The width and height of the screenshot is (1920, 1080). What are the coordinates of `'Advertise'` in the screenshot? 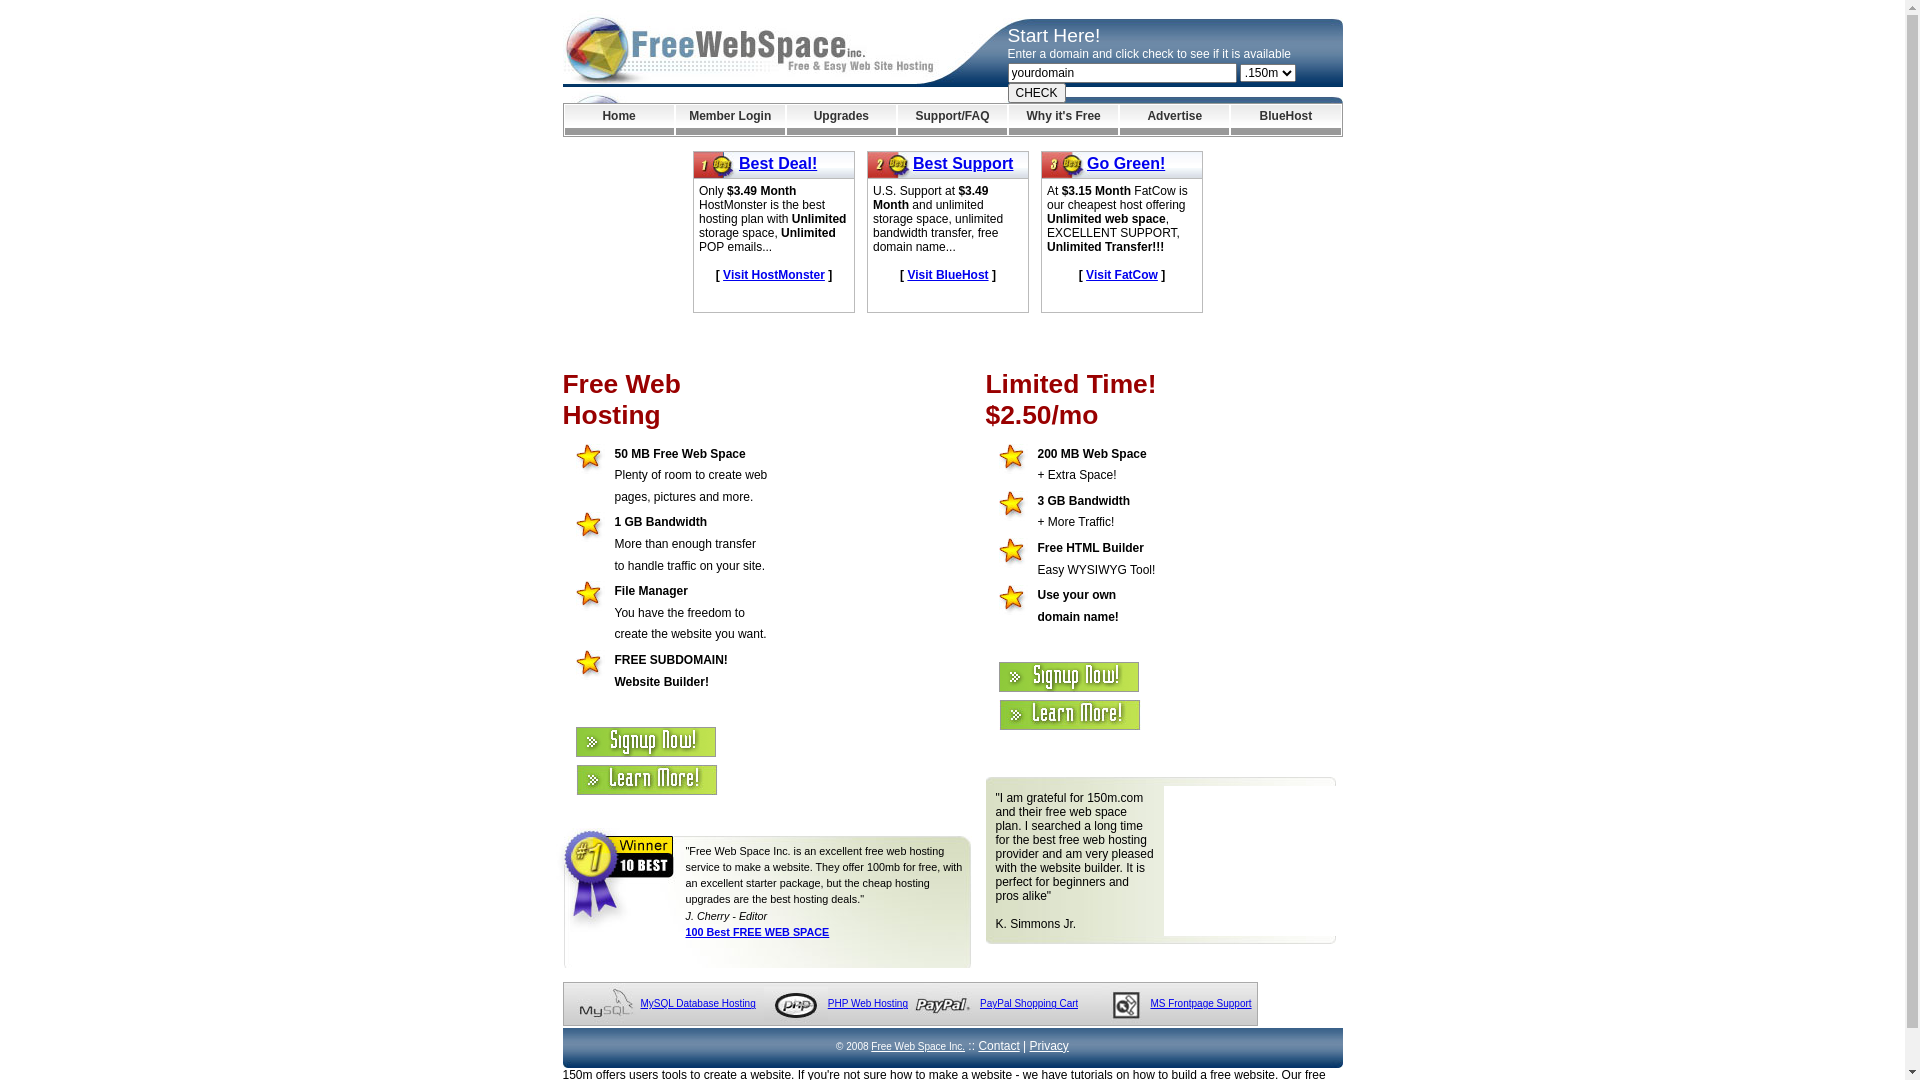 It's located at (1174, 119).